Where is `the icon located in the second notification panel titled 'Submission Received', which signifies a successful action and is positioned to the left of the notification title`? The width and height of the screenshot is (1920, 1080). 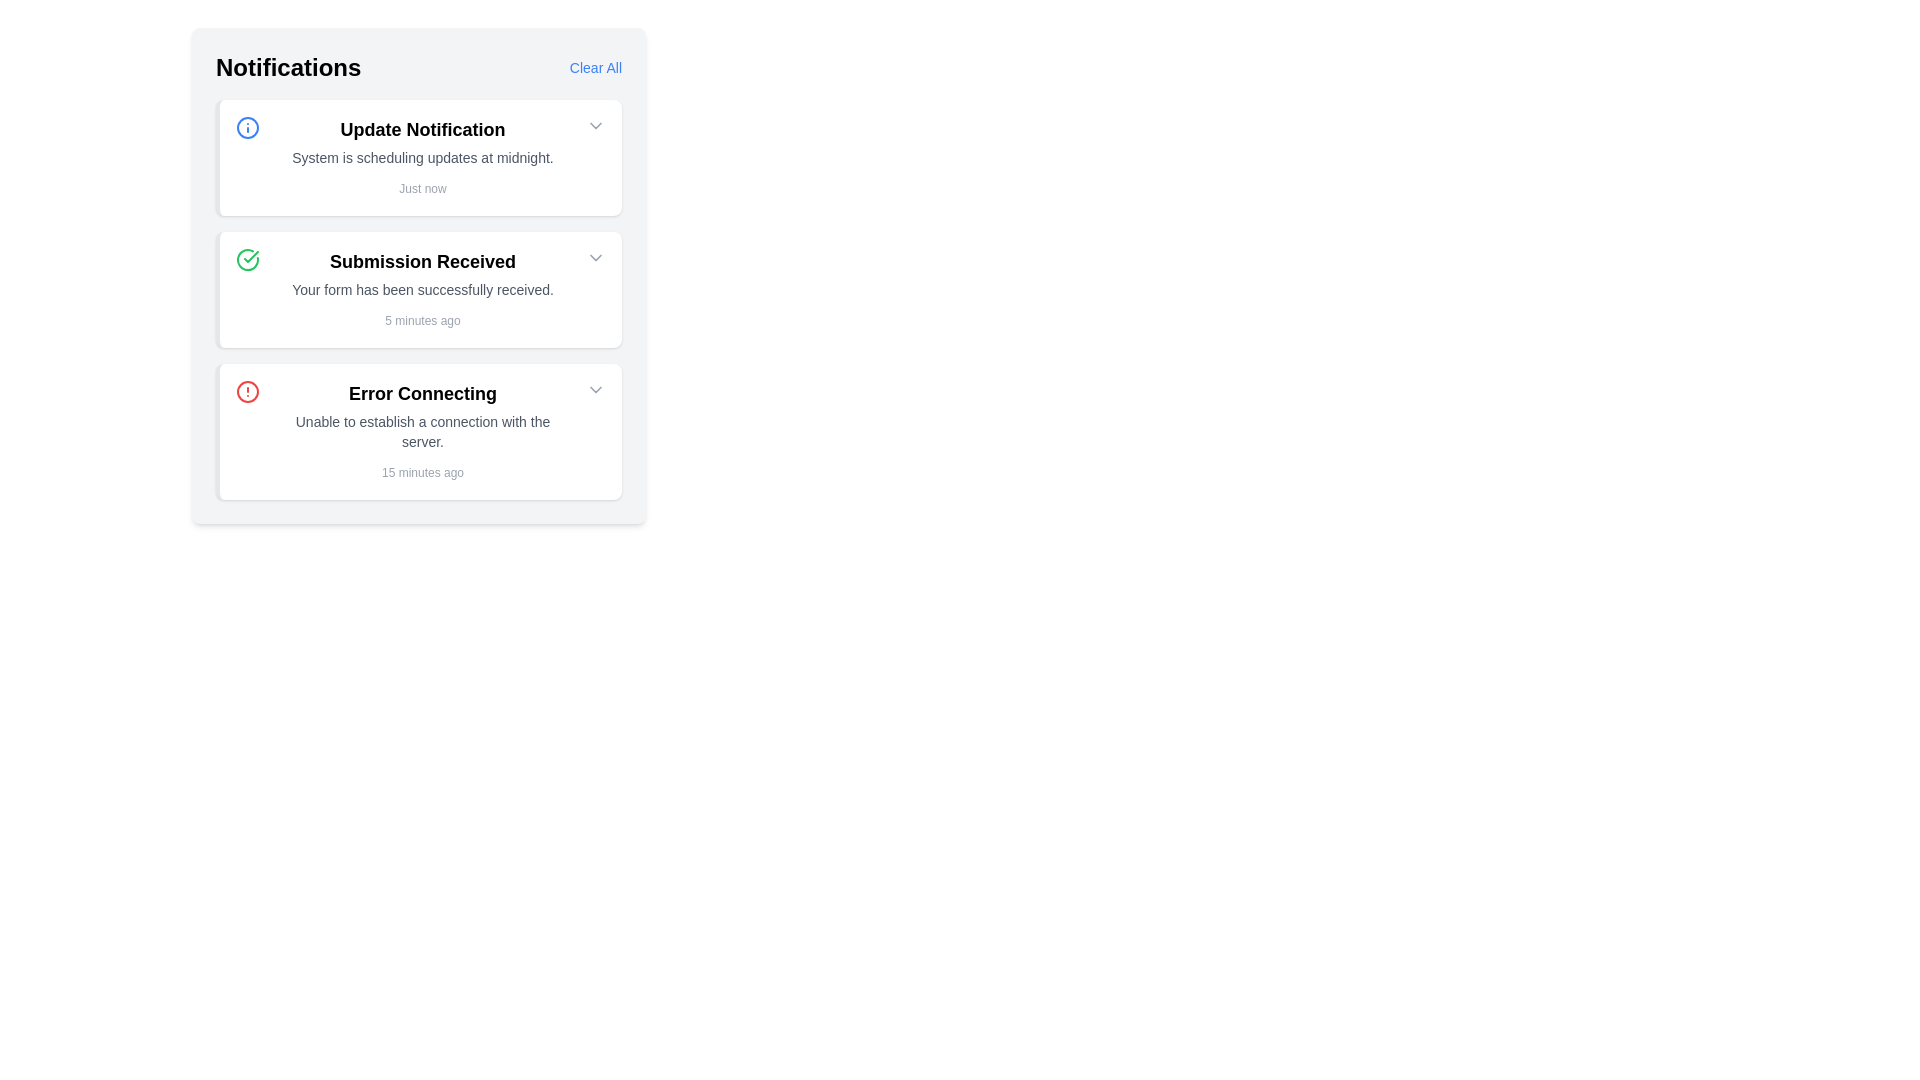 the icon located in the second notification panel titled 'Submission Received', which signifies a successful action and is positioned to the left of the notification title is located at coordinates (247, 258).